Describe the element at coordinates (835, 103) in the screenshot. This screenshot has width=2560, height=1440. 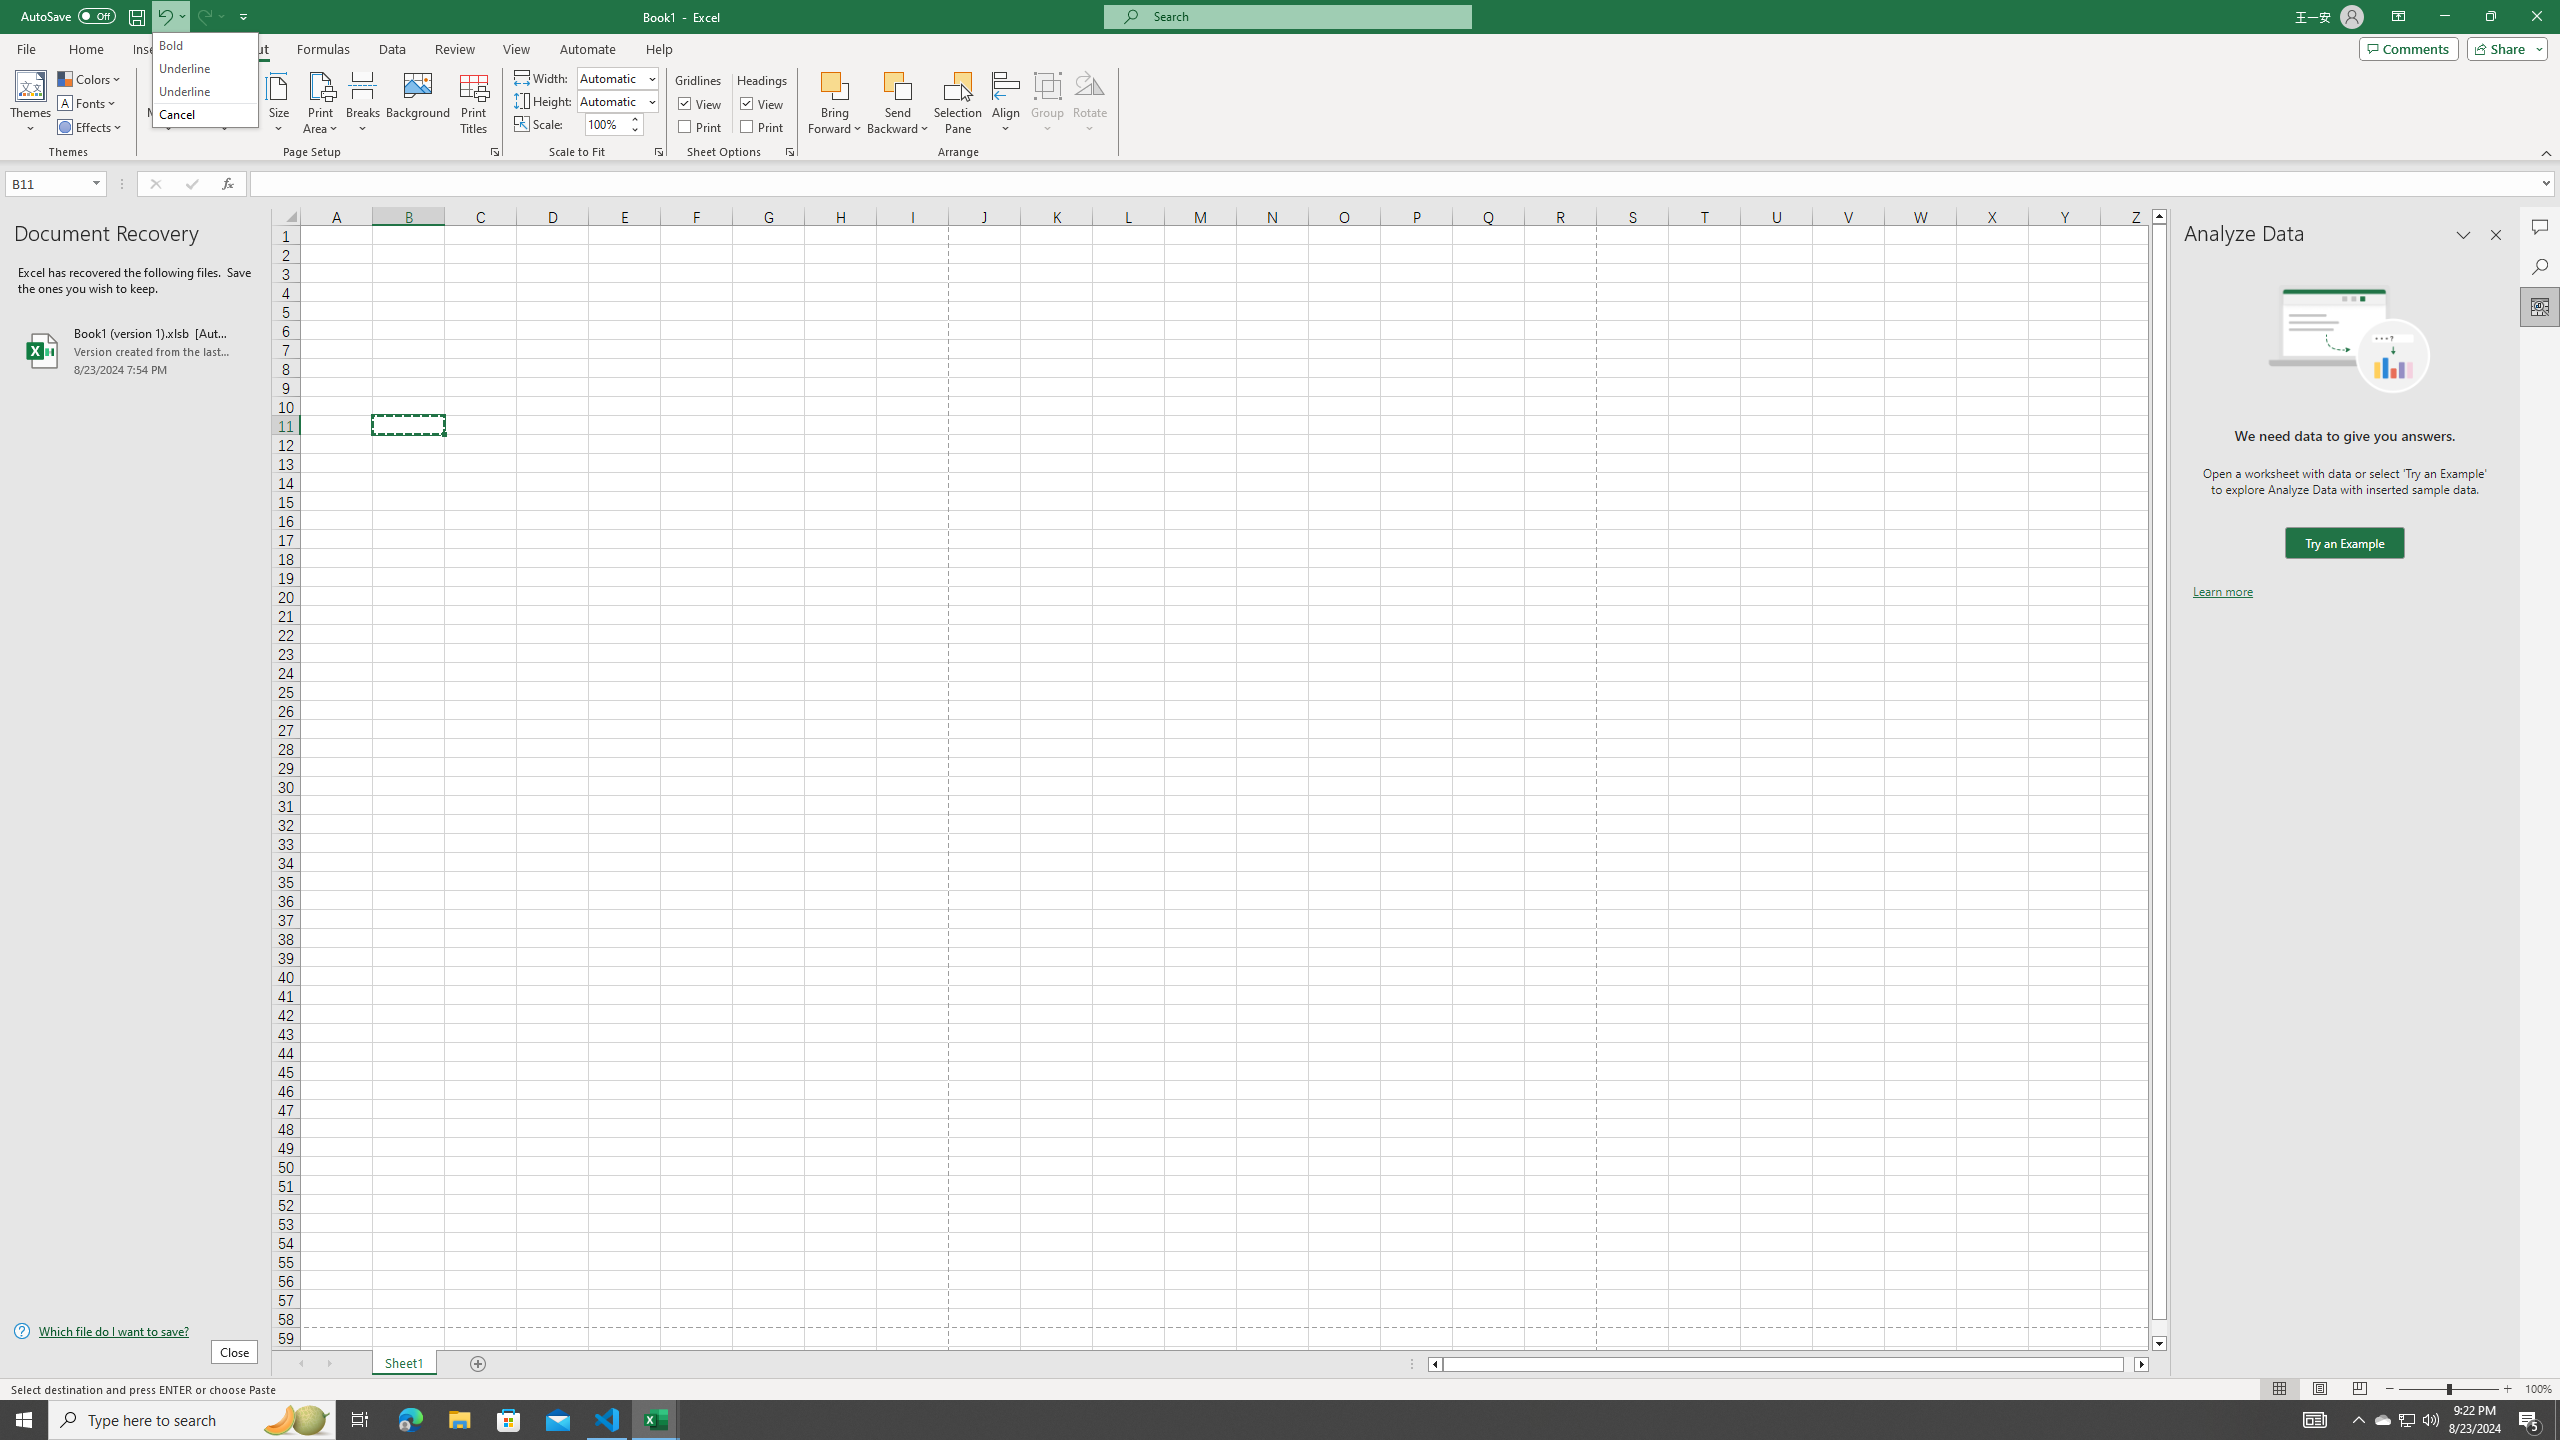
I see `'Bring Forward'` at that location.